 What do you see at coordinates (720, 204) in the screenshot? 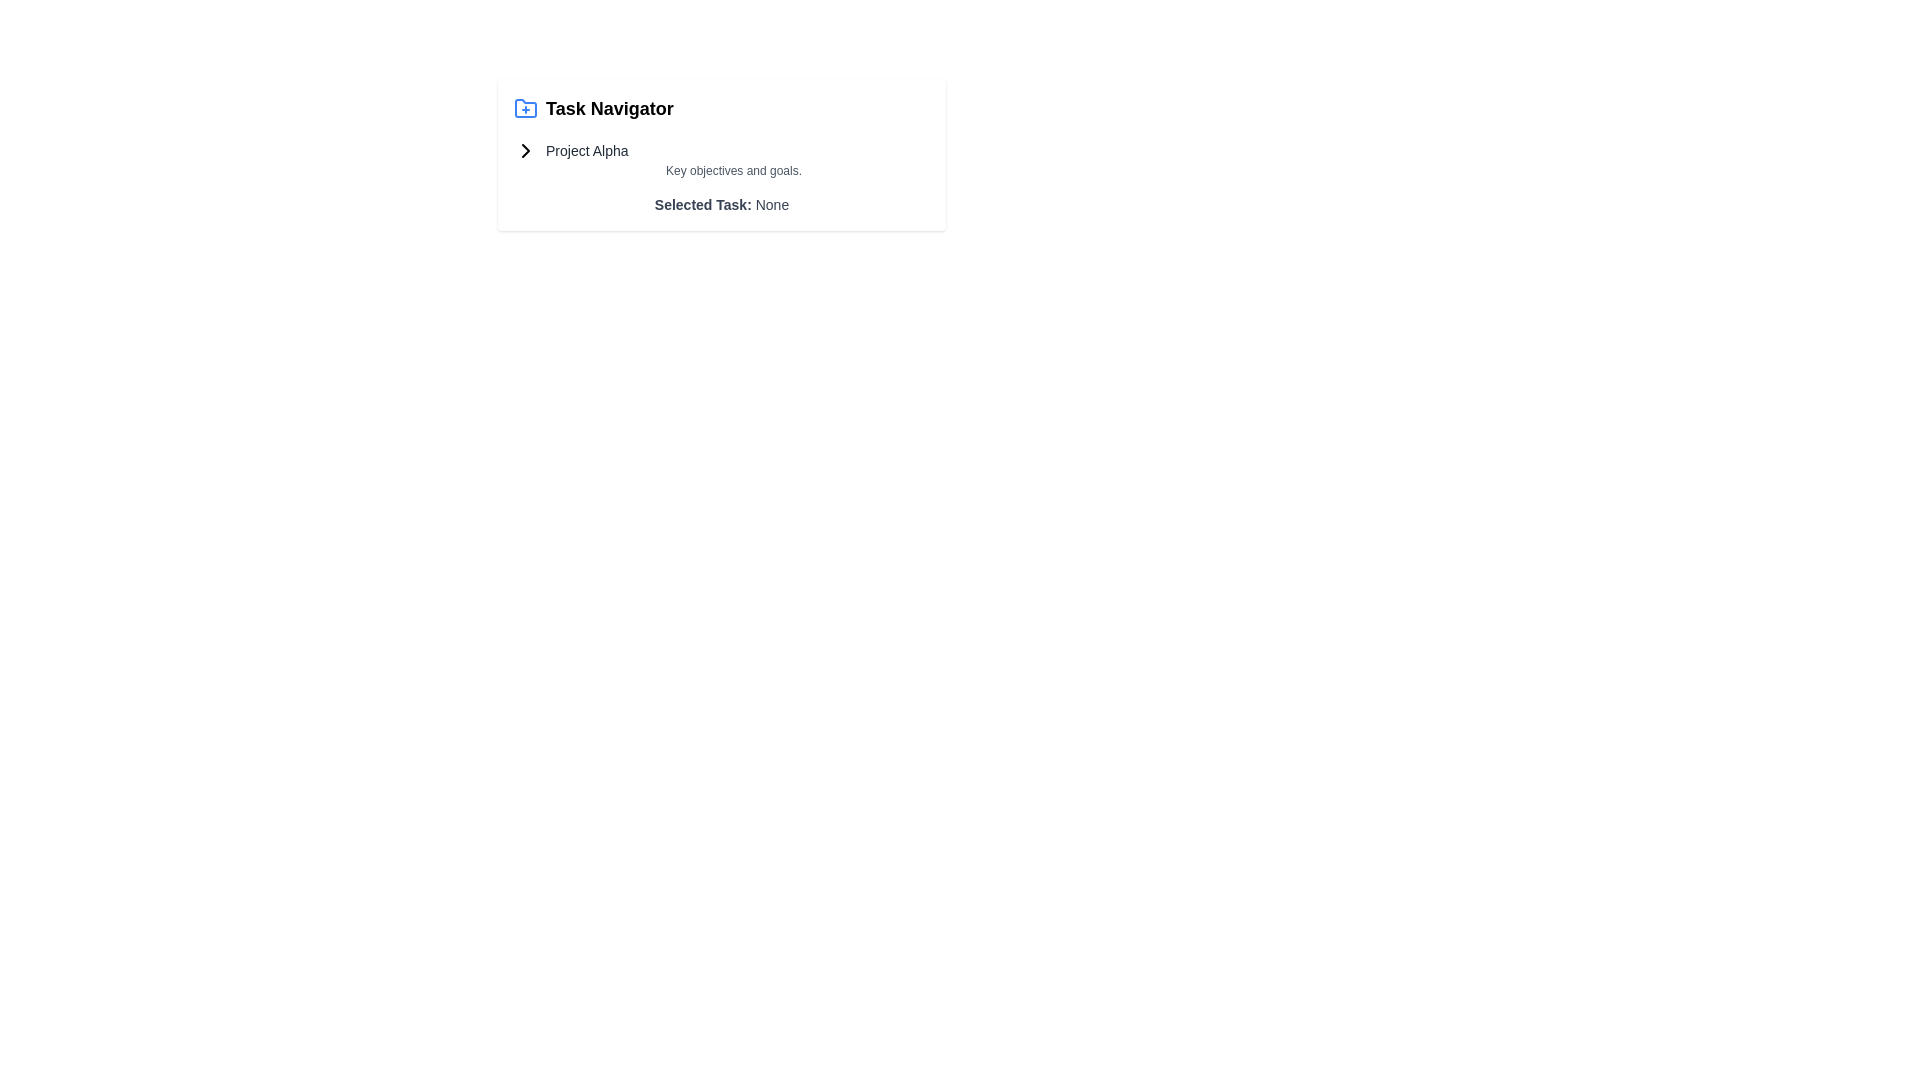
I see `the informational text label indicating that no task is currently selected, which is located at the bottom of the 'Task Navigator' card` at bounding box center [720, 204].